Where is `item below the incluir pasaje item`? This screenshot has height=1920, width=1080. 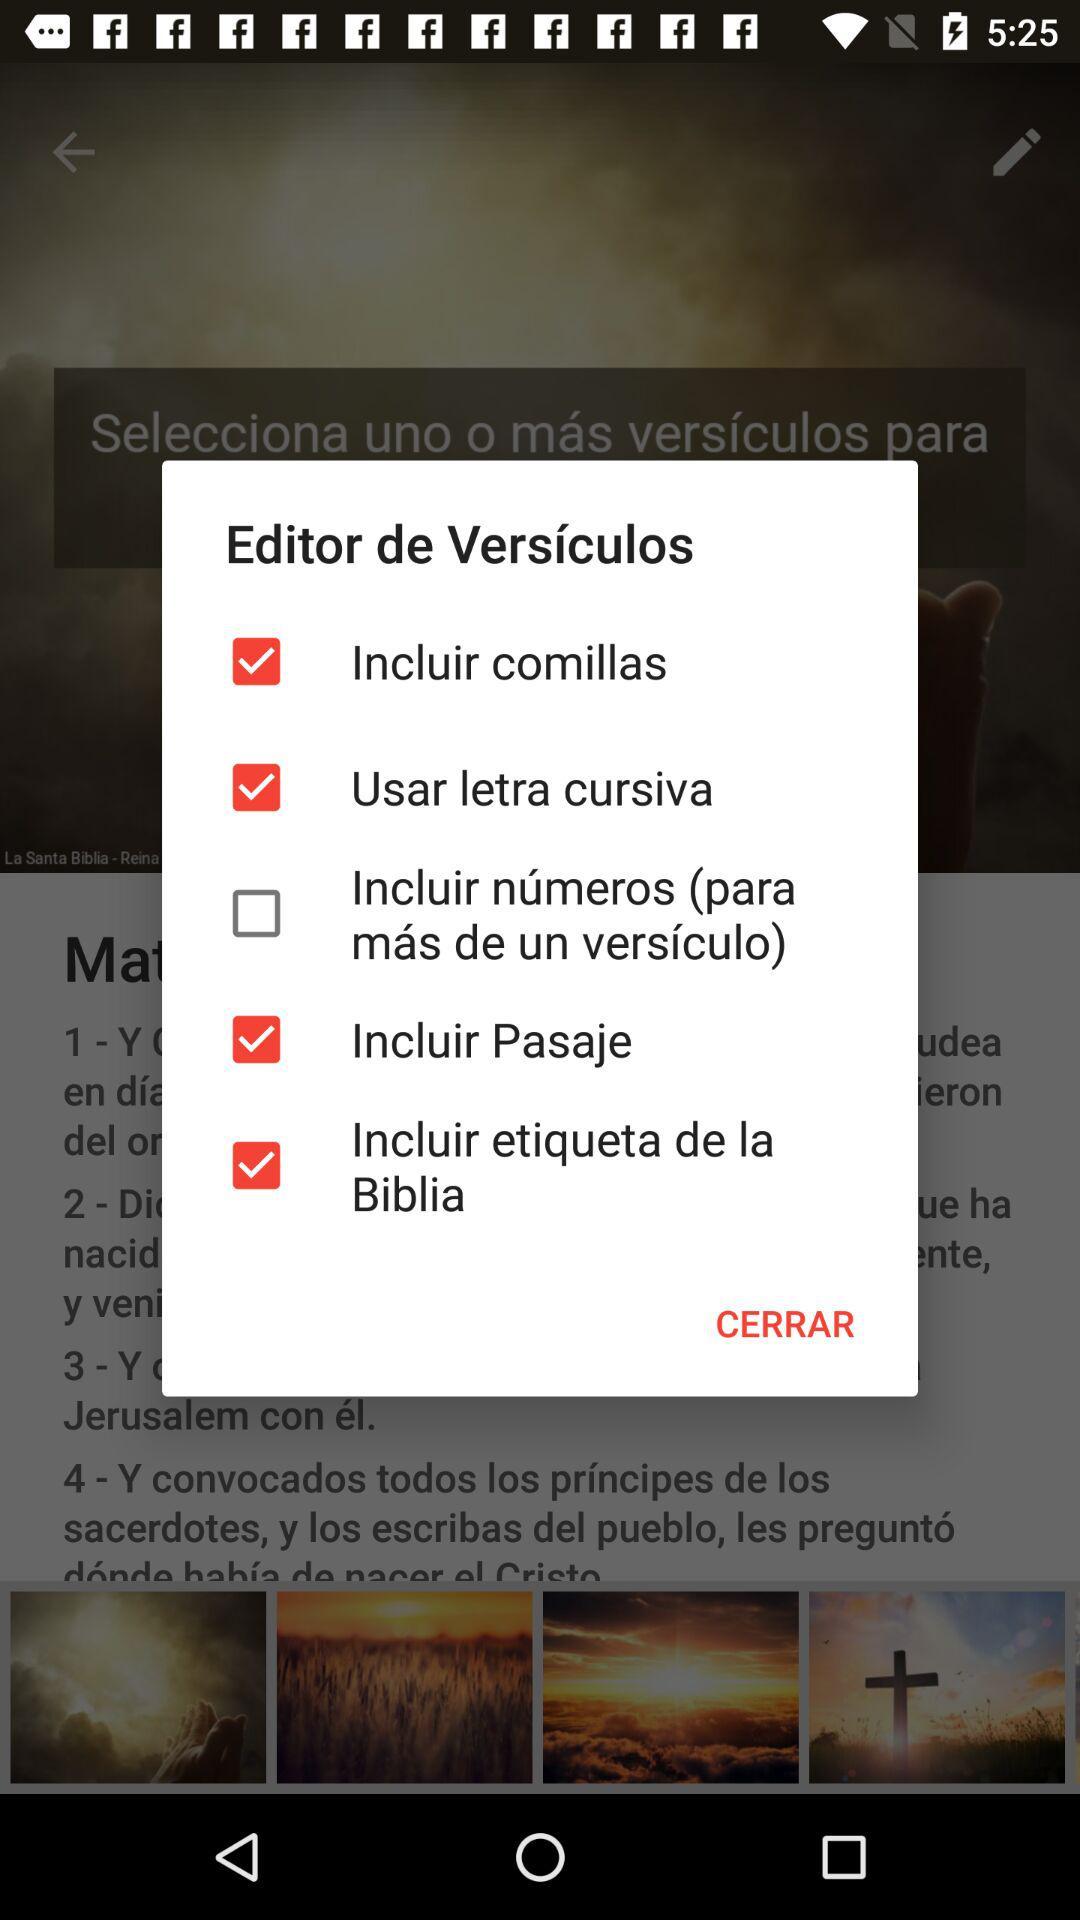
item below the incluir pasaje item is located at coordinates (540, 1165).